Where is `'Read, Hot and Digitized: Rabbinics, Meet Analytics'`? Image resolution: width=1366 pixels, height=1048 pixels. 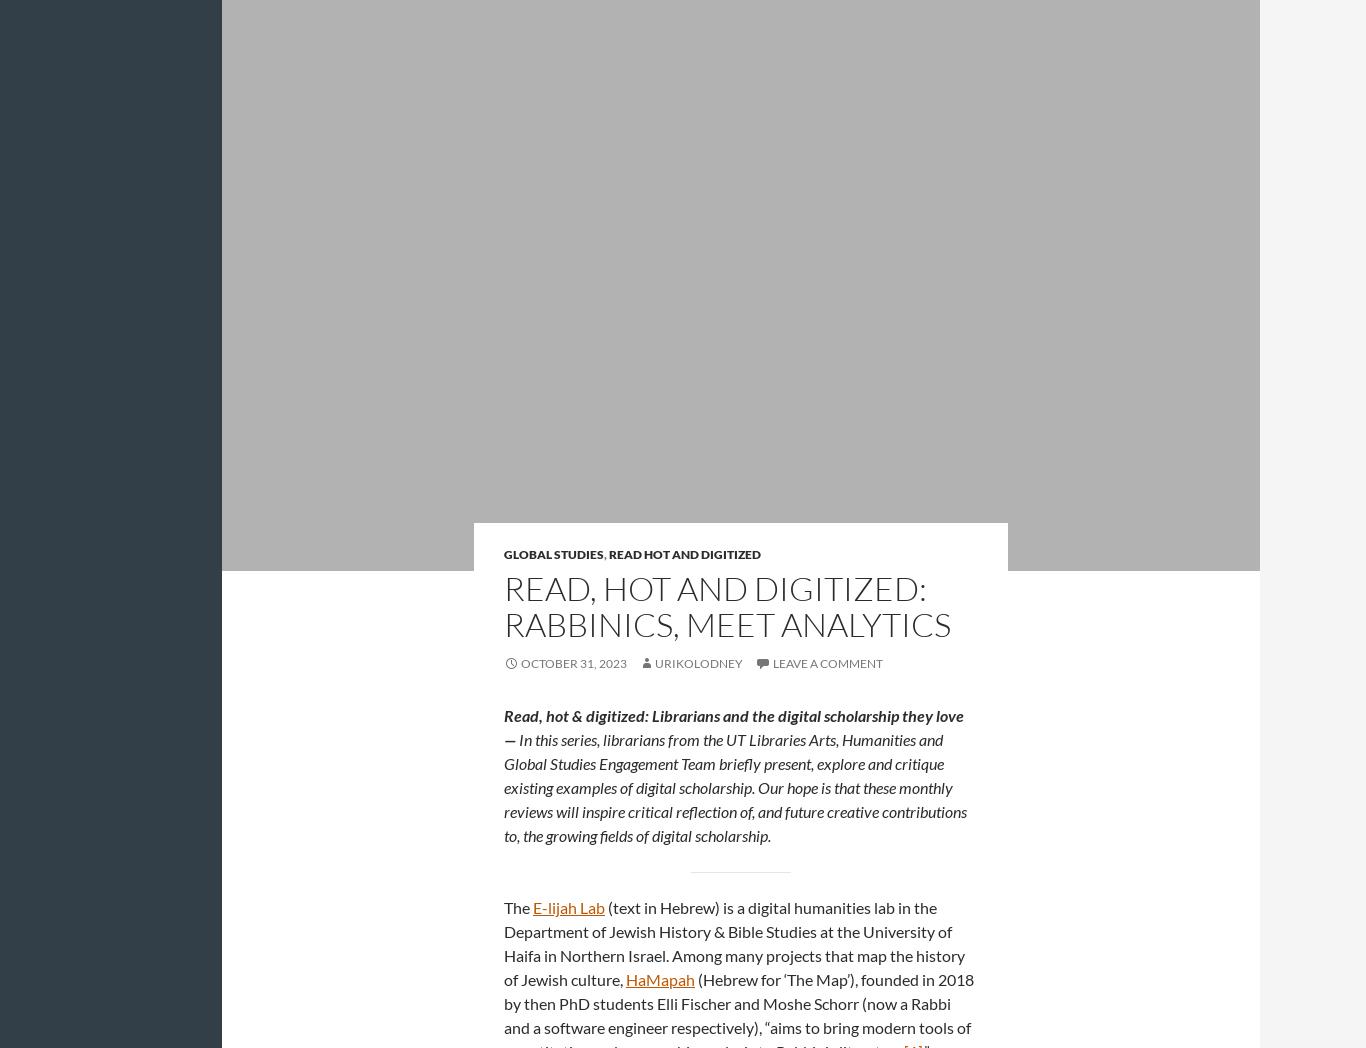 'Read, Hot and Digitized: Rabbinics, Meet Analytics' is located at coordinates (727, 606).